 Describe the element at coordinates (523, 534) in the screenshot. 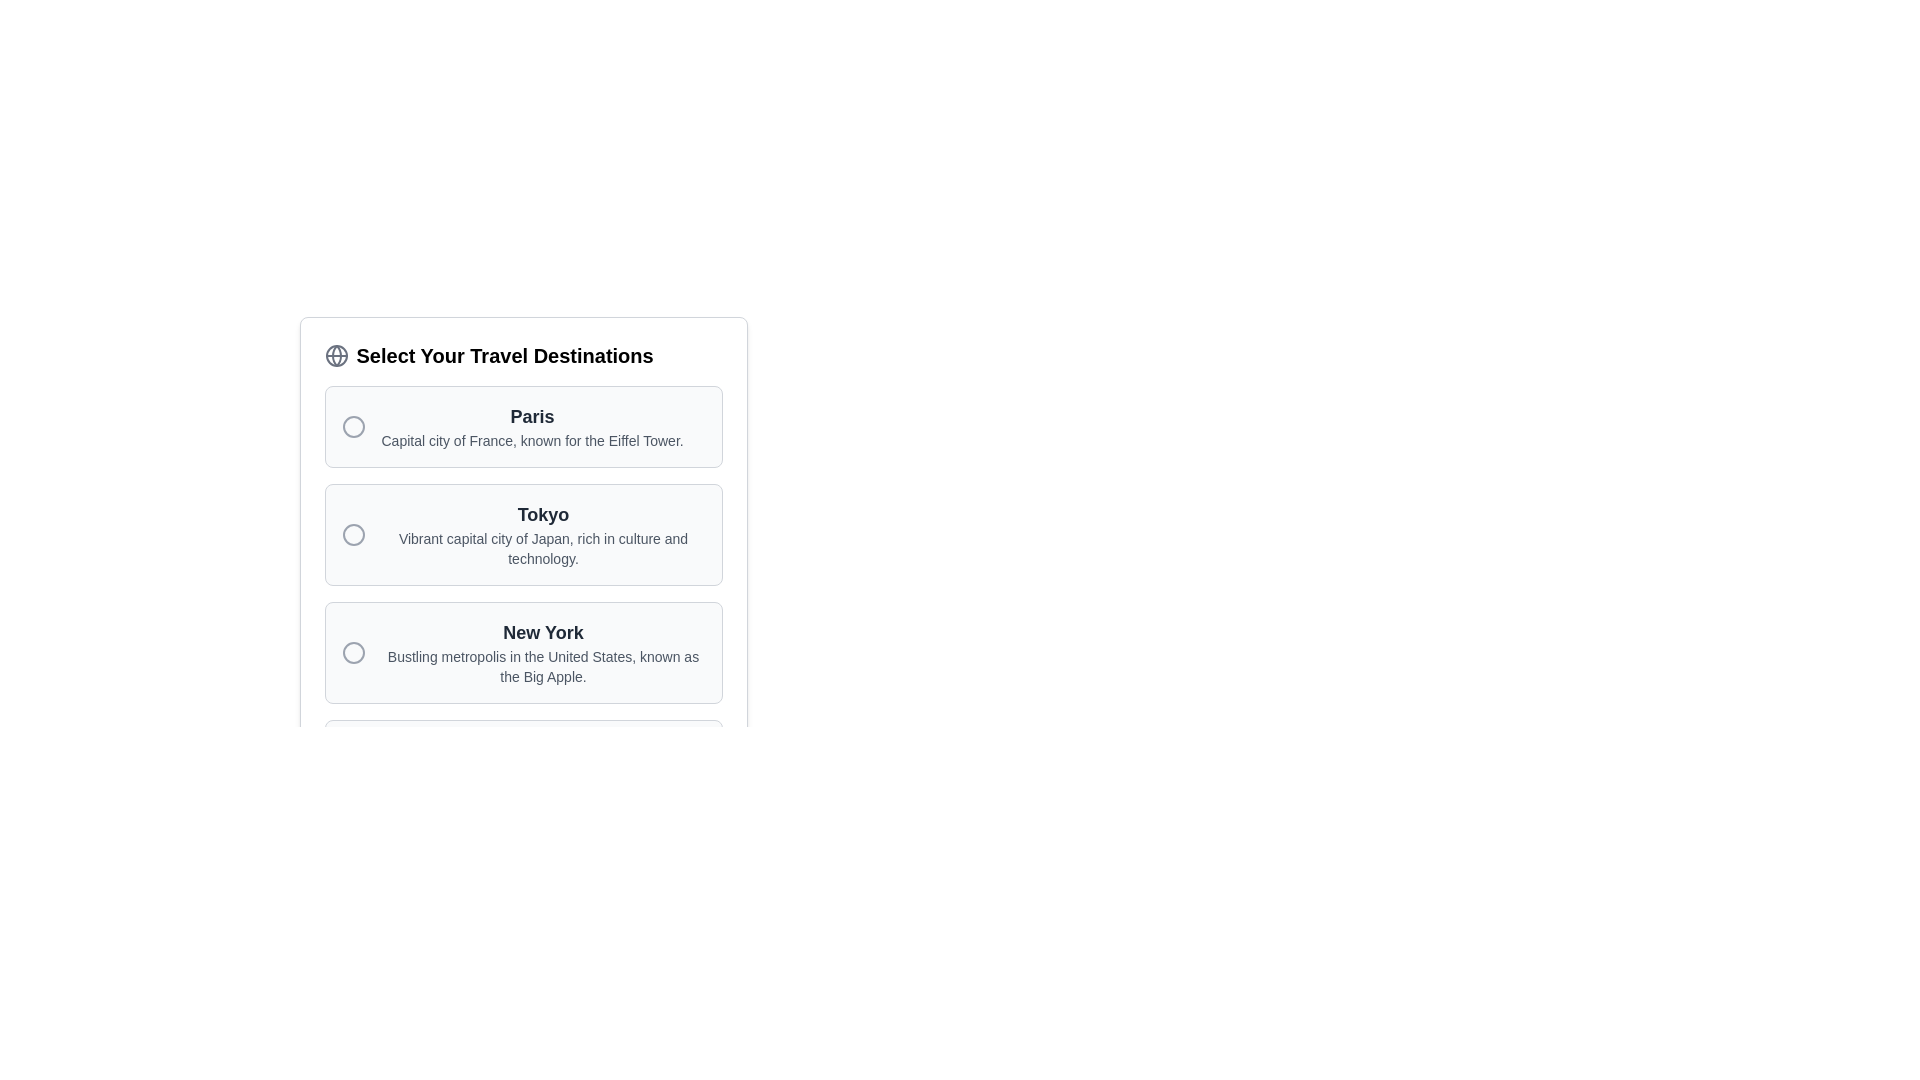

I see `textual content of the card titled 'Tokyo', which includes the description 'Vibrant capital city of Japan, rich in culture and technology.'` at that location.